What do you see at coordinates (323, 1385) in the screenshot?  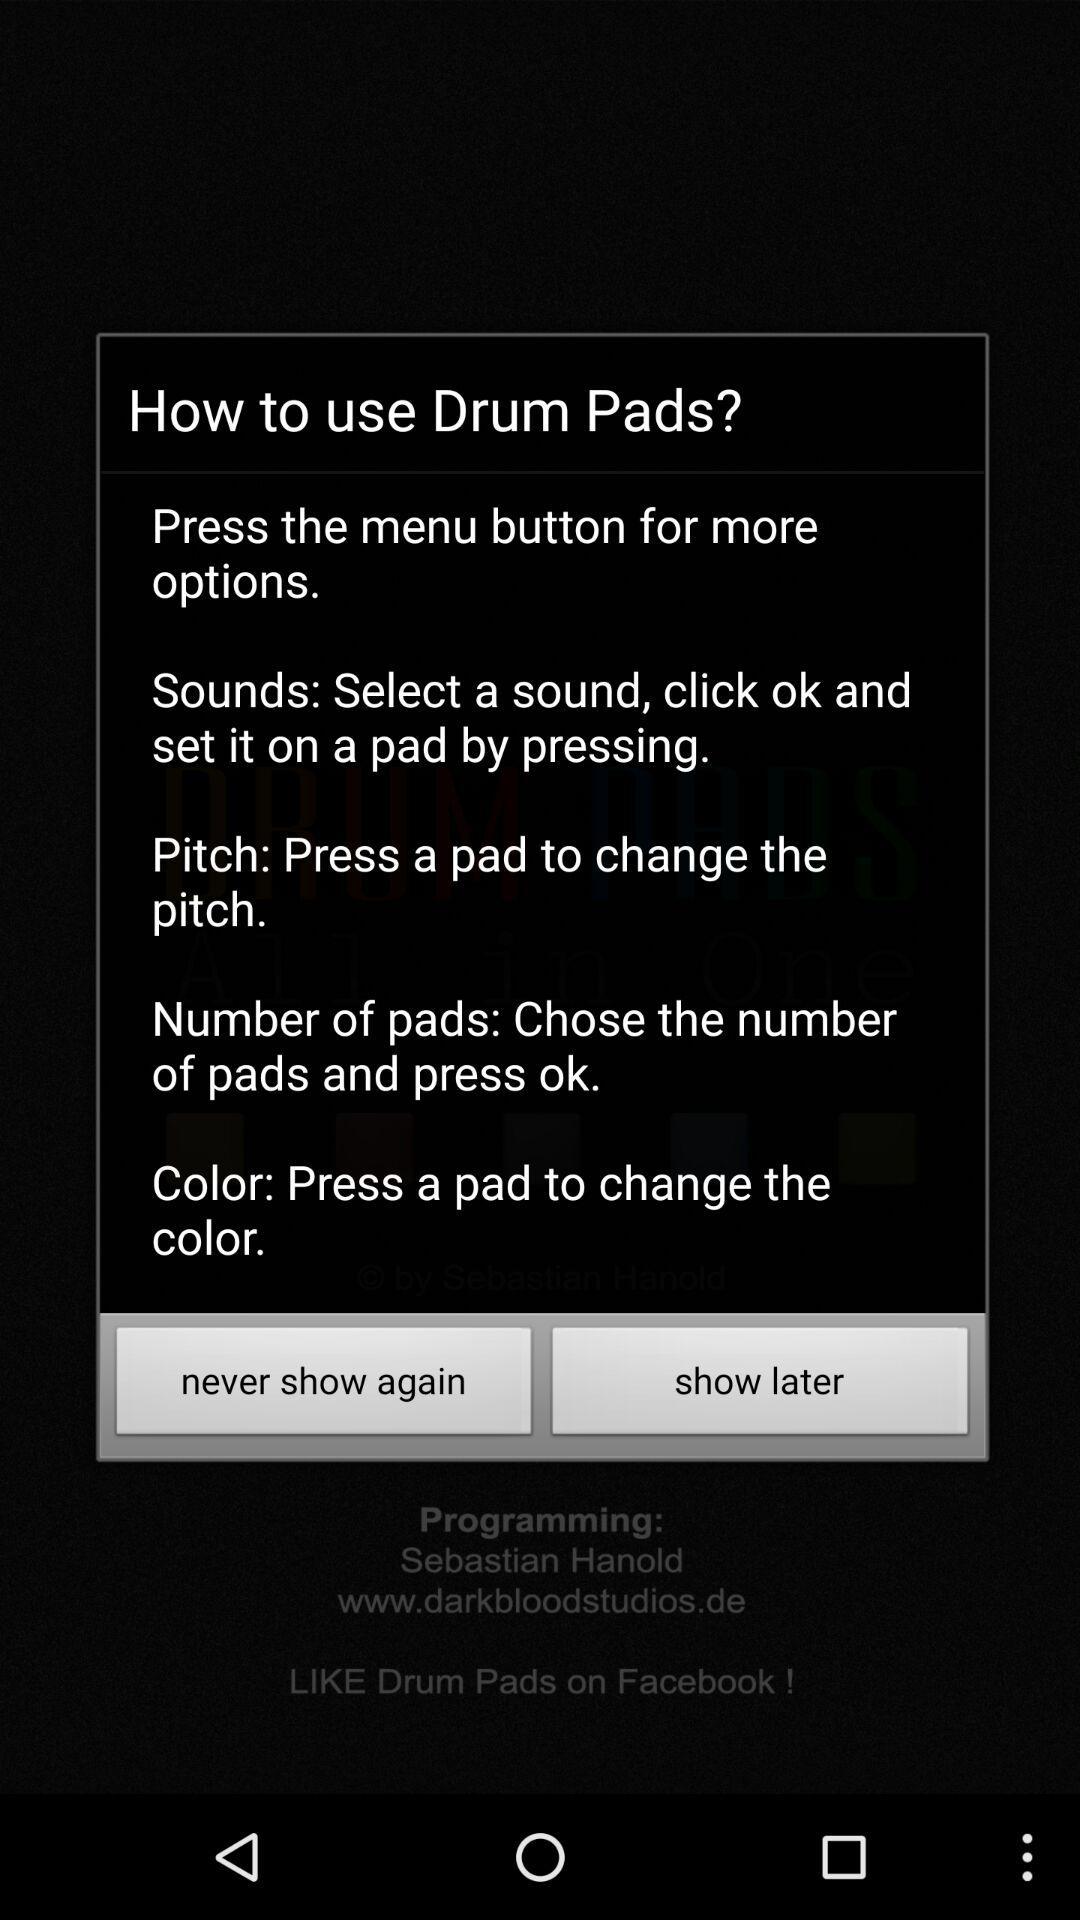 I see `never show again` at bounding box center [323, 1385].